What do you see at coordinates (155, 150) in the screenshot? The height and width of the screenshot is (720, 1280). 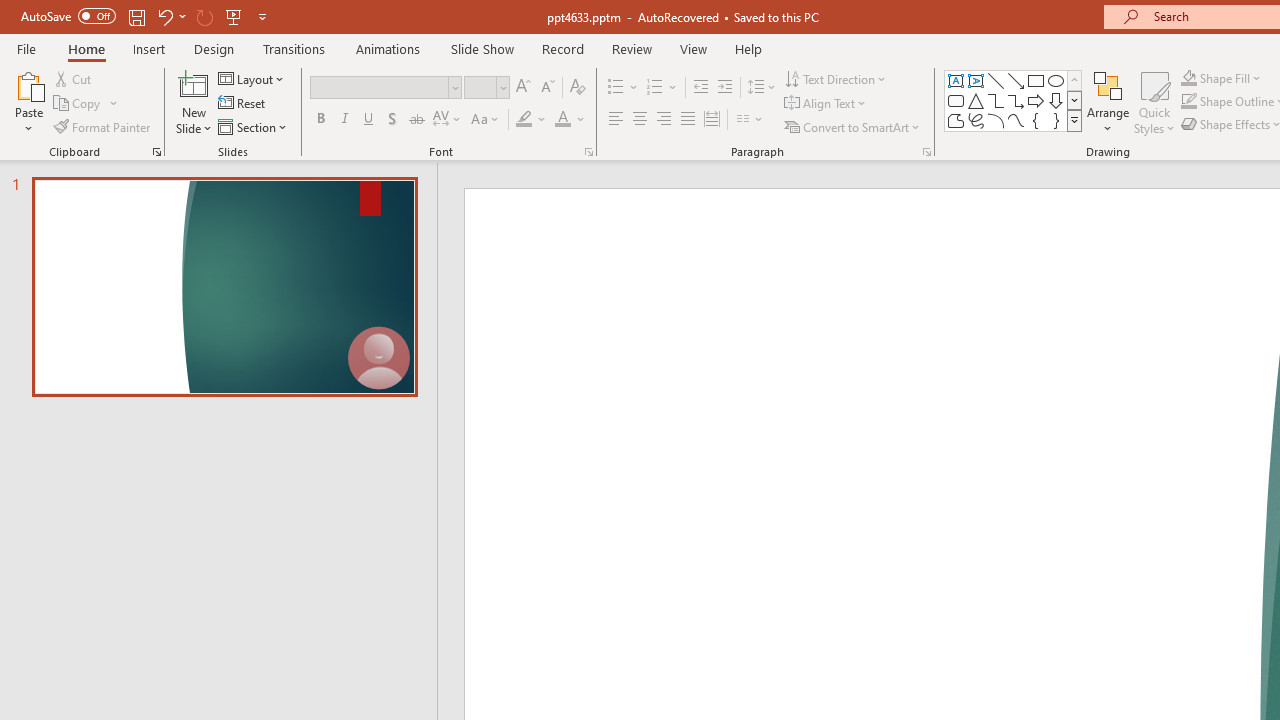 I see `'Office Clipboard...'` at bounding box center [155, 150].